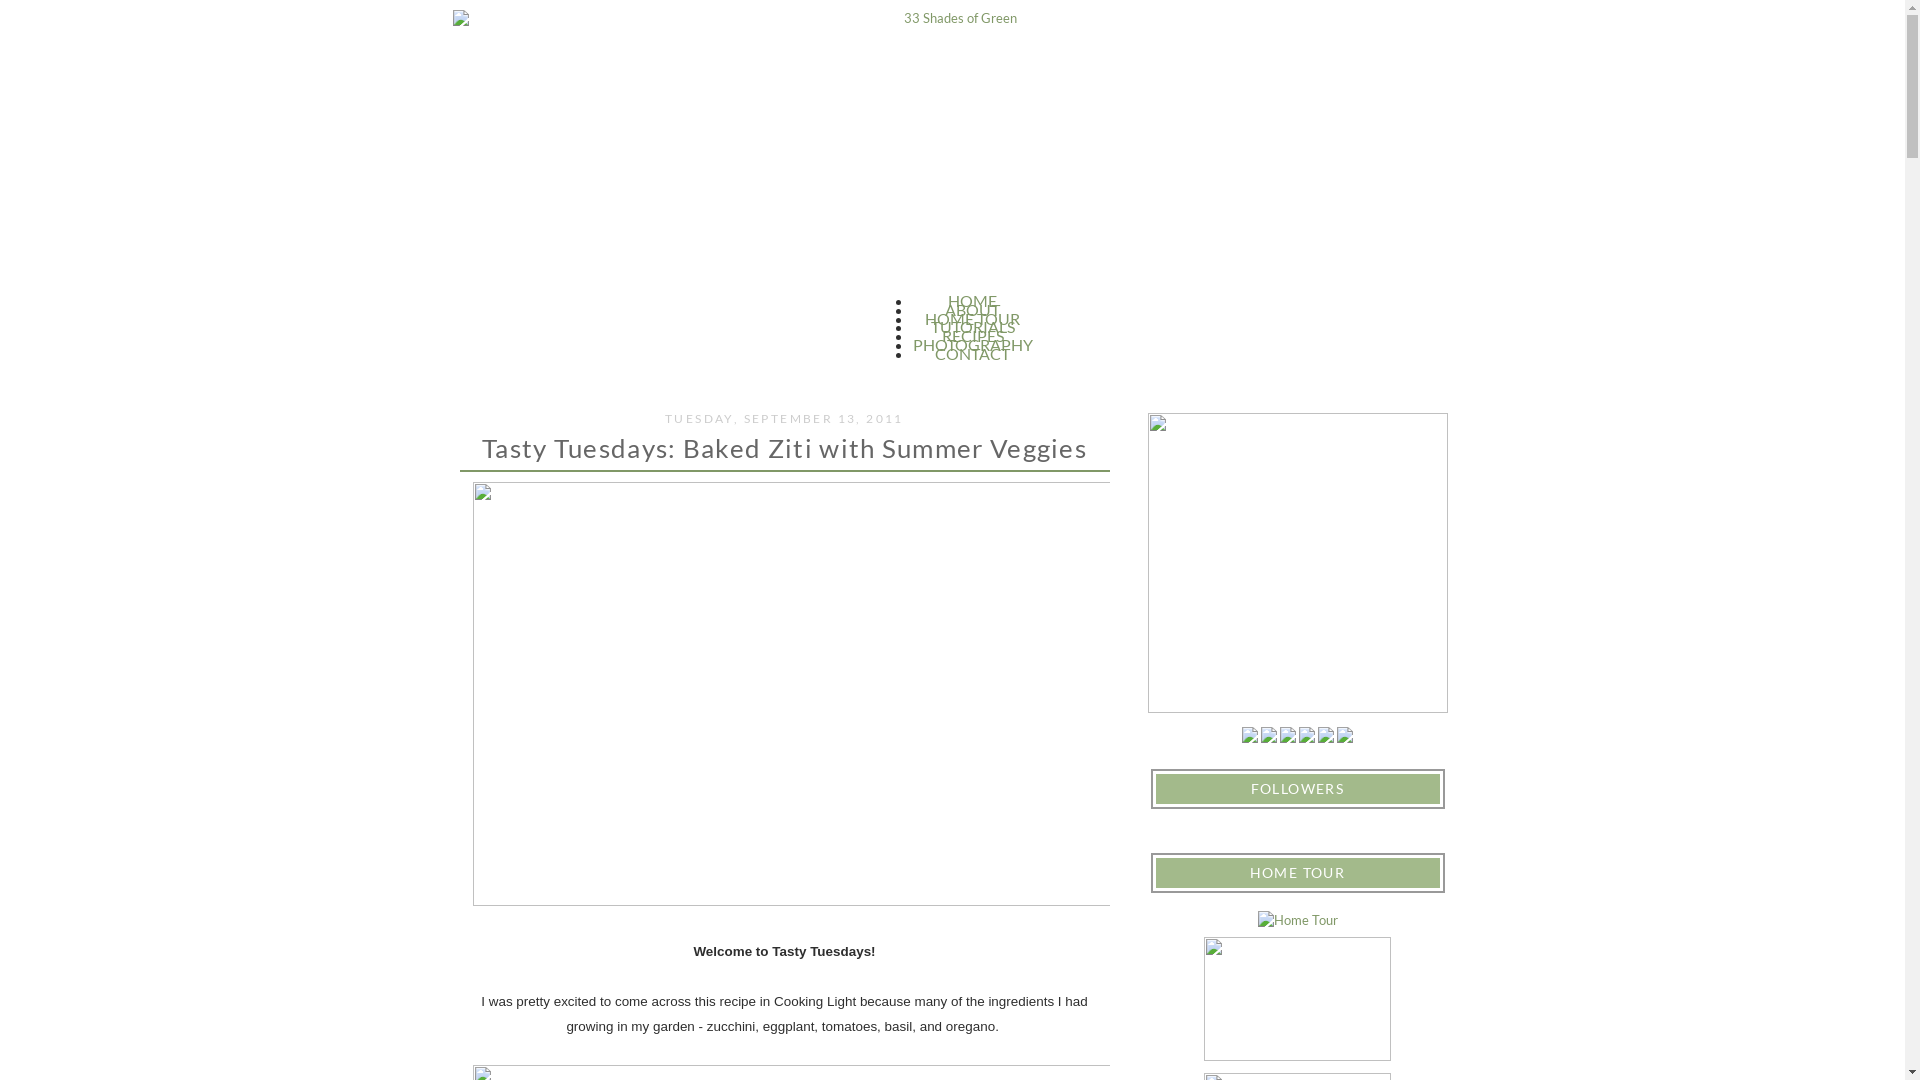 The image size is (1920, 1080). What do you see at coordinates (971, 343) in the screenshot?
I see `'PHOTOGRAPHY'` at bounding box center [971, 343].